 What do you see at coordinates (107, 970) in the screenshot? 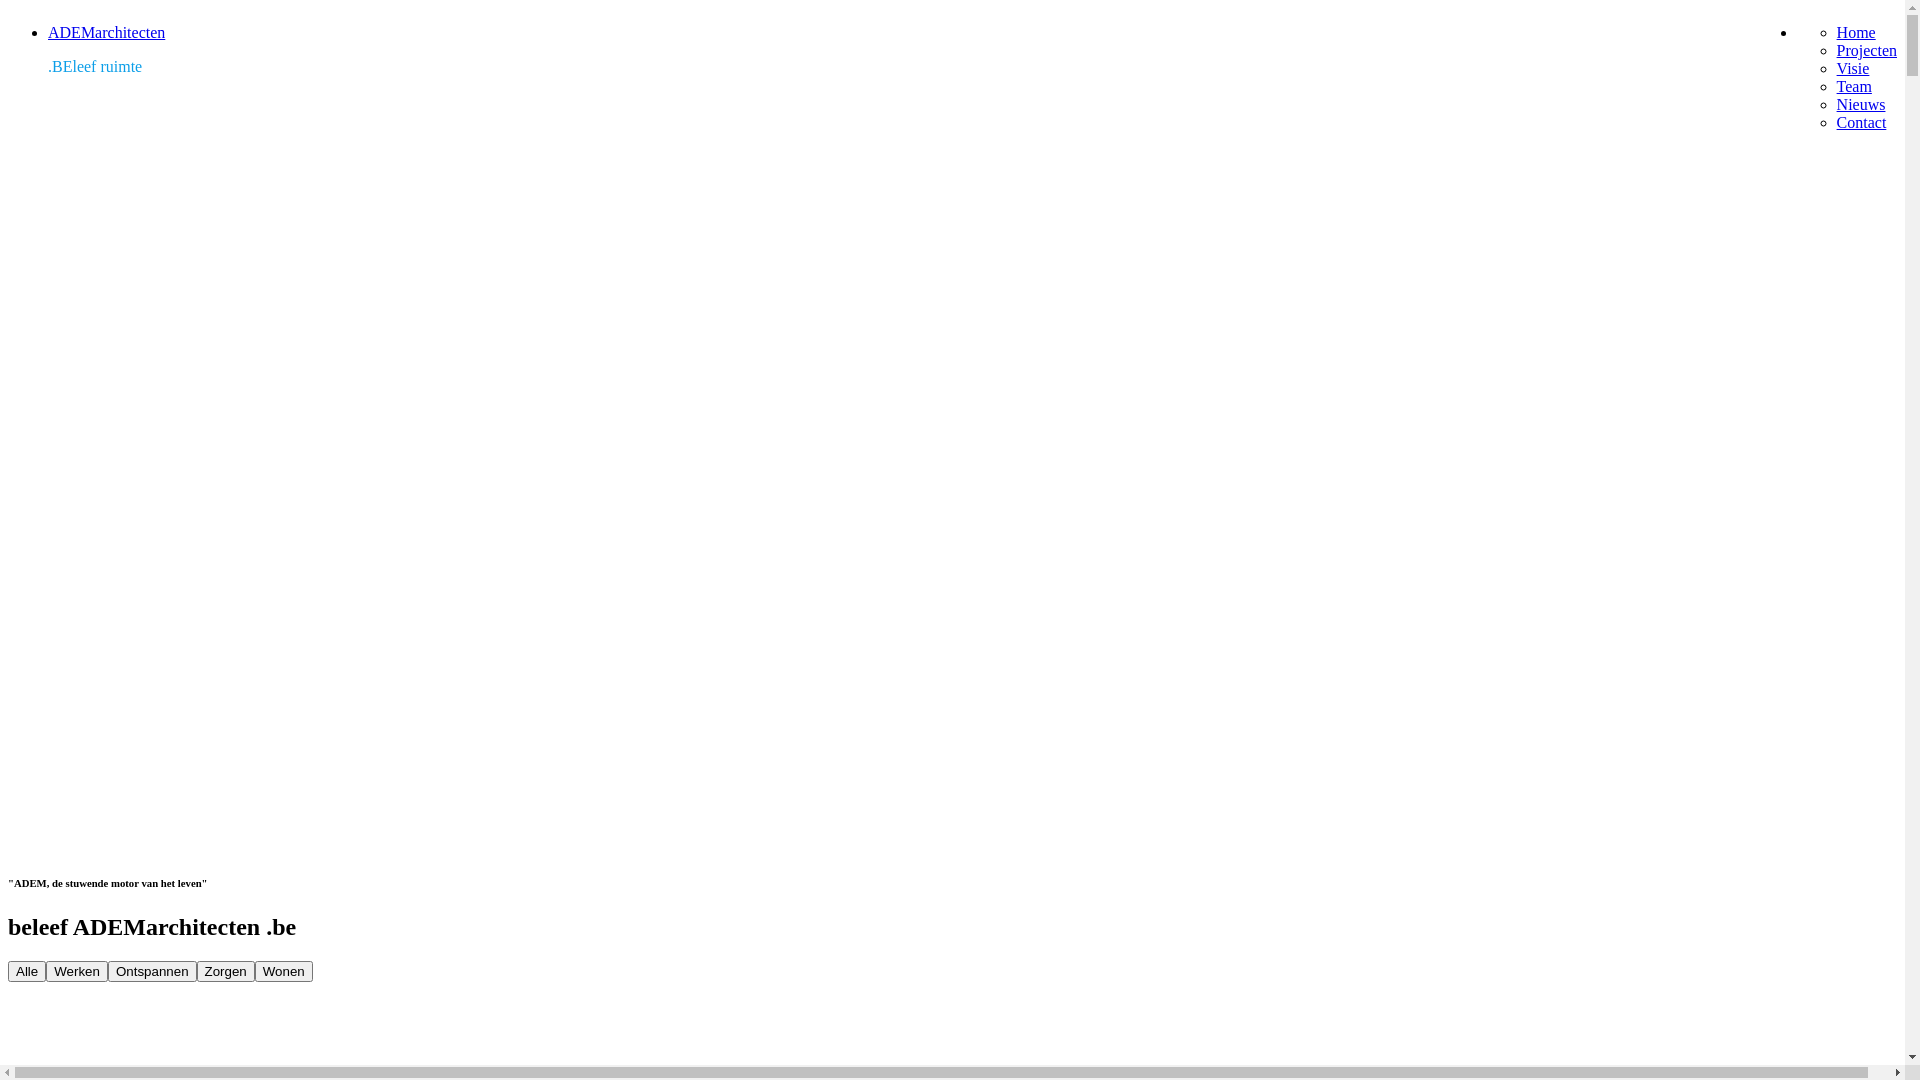
I see `'Ontspannen'` at bounding box center [107, 970].